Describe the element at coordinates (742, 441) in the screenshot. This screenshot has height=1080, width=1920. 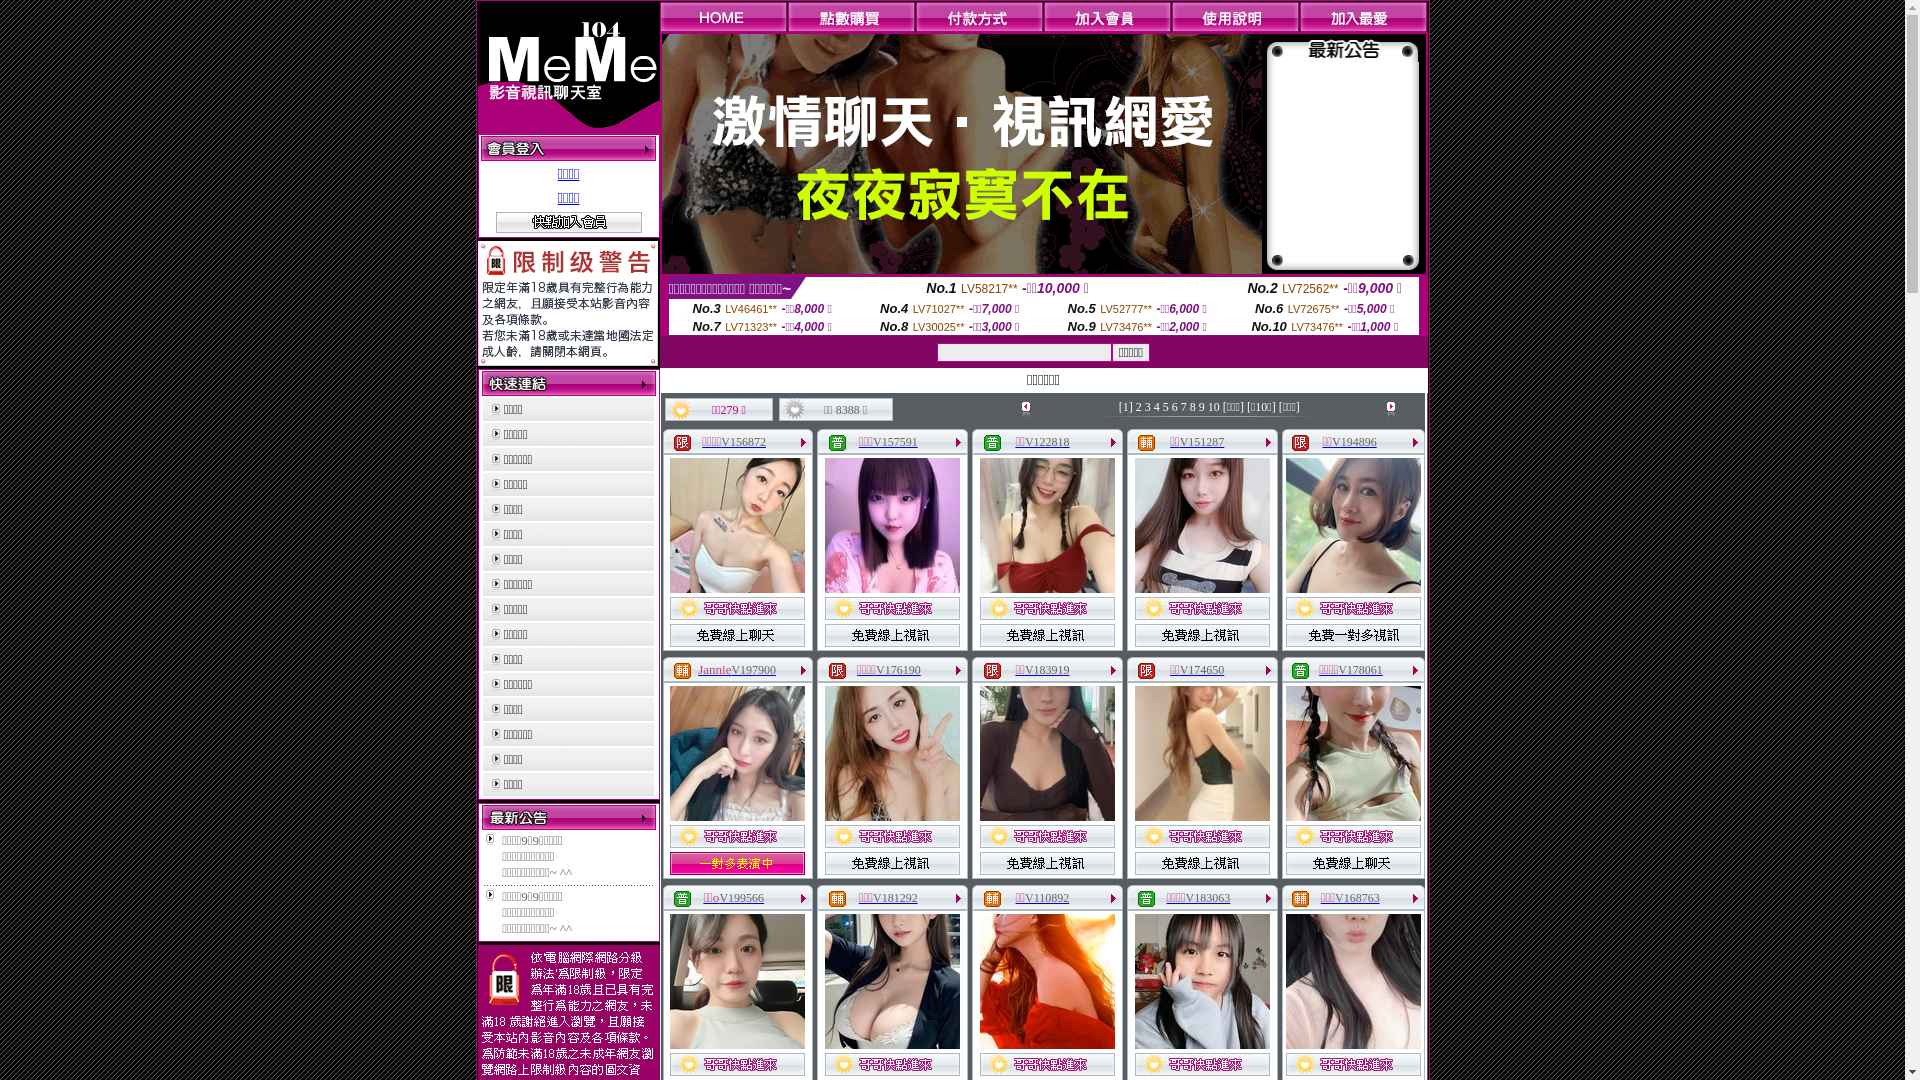
I see `'V156872'` at that location.